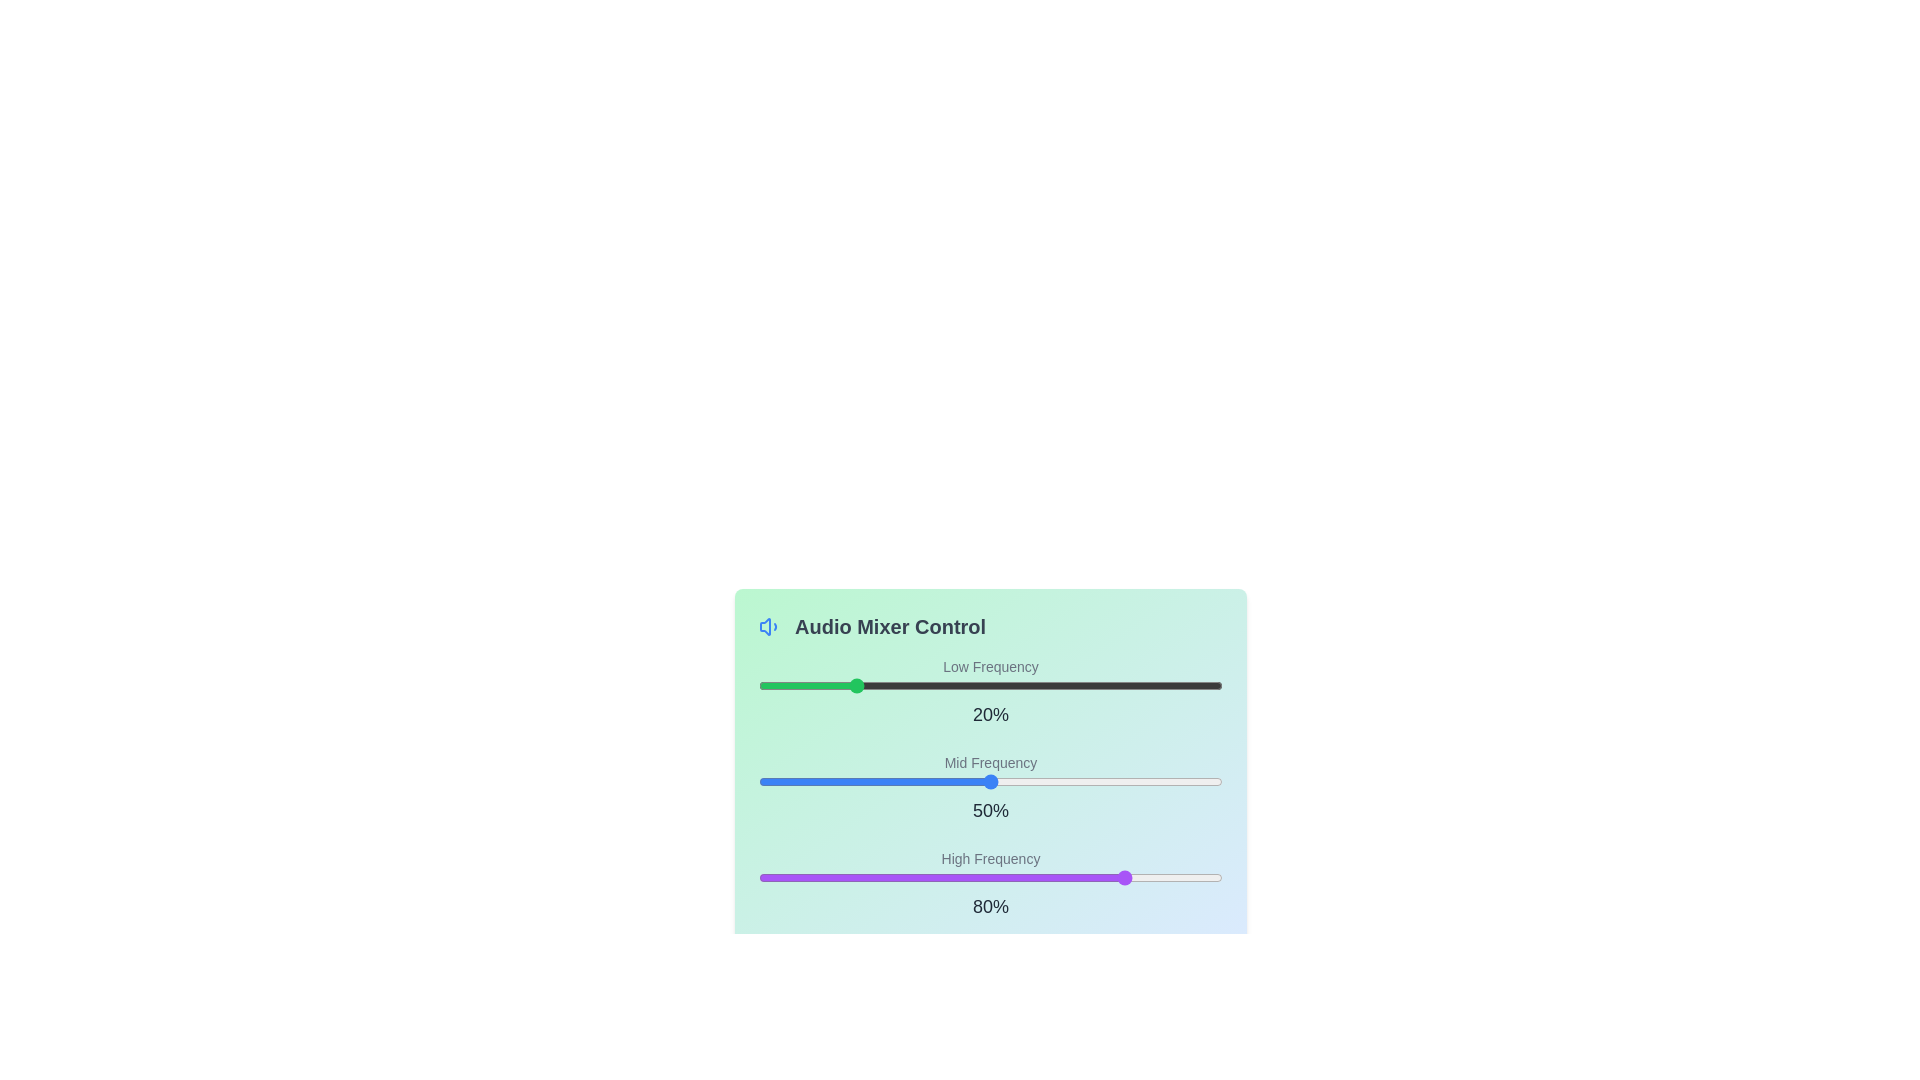 This screenshot has width=1920, height=1080. What do you see at coordinates (1144, 781) in the screenshot?
I see `the 'Mid Frequency' slider` at bounding box center [1144, 781].